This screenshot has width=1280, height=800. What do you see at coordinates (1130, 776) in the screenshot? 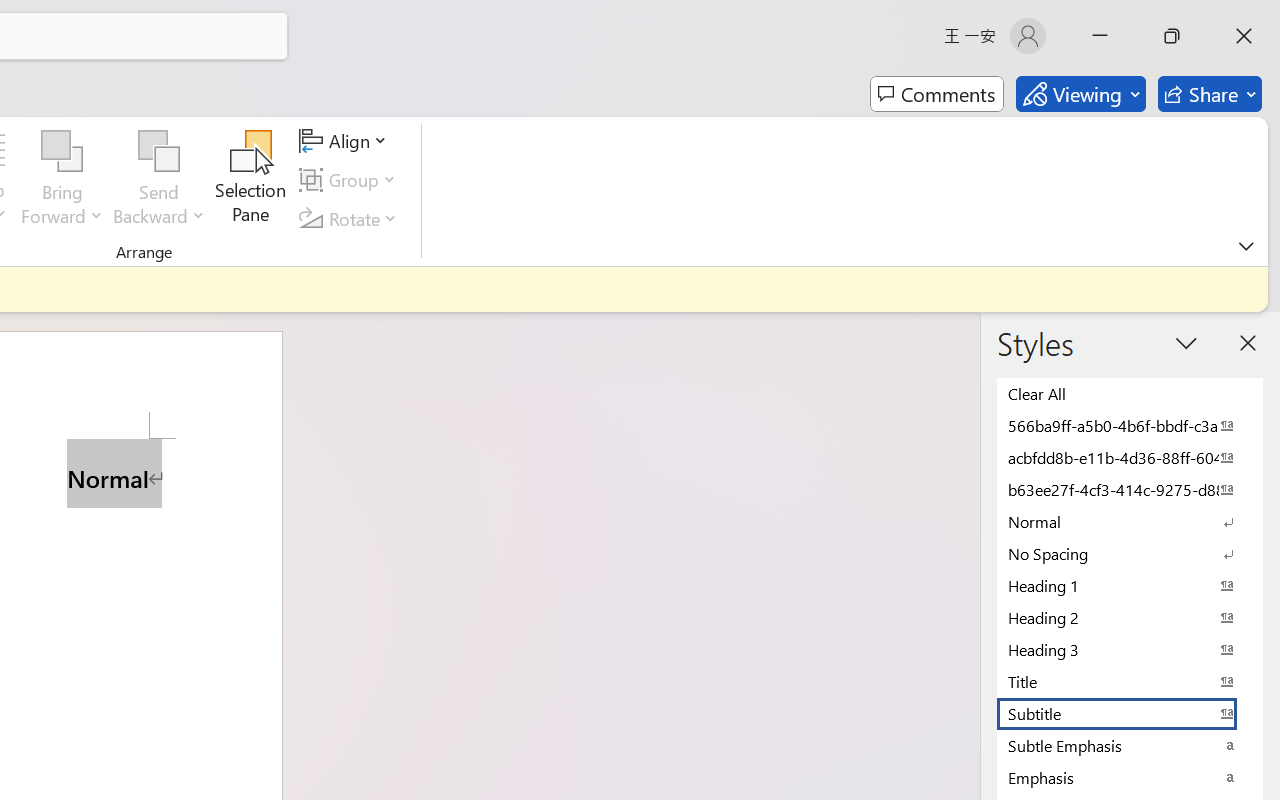
I see `'Emphasis'` at bounding box center [1130, 776].